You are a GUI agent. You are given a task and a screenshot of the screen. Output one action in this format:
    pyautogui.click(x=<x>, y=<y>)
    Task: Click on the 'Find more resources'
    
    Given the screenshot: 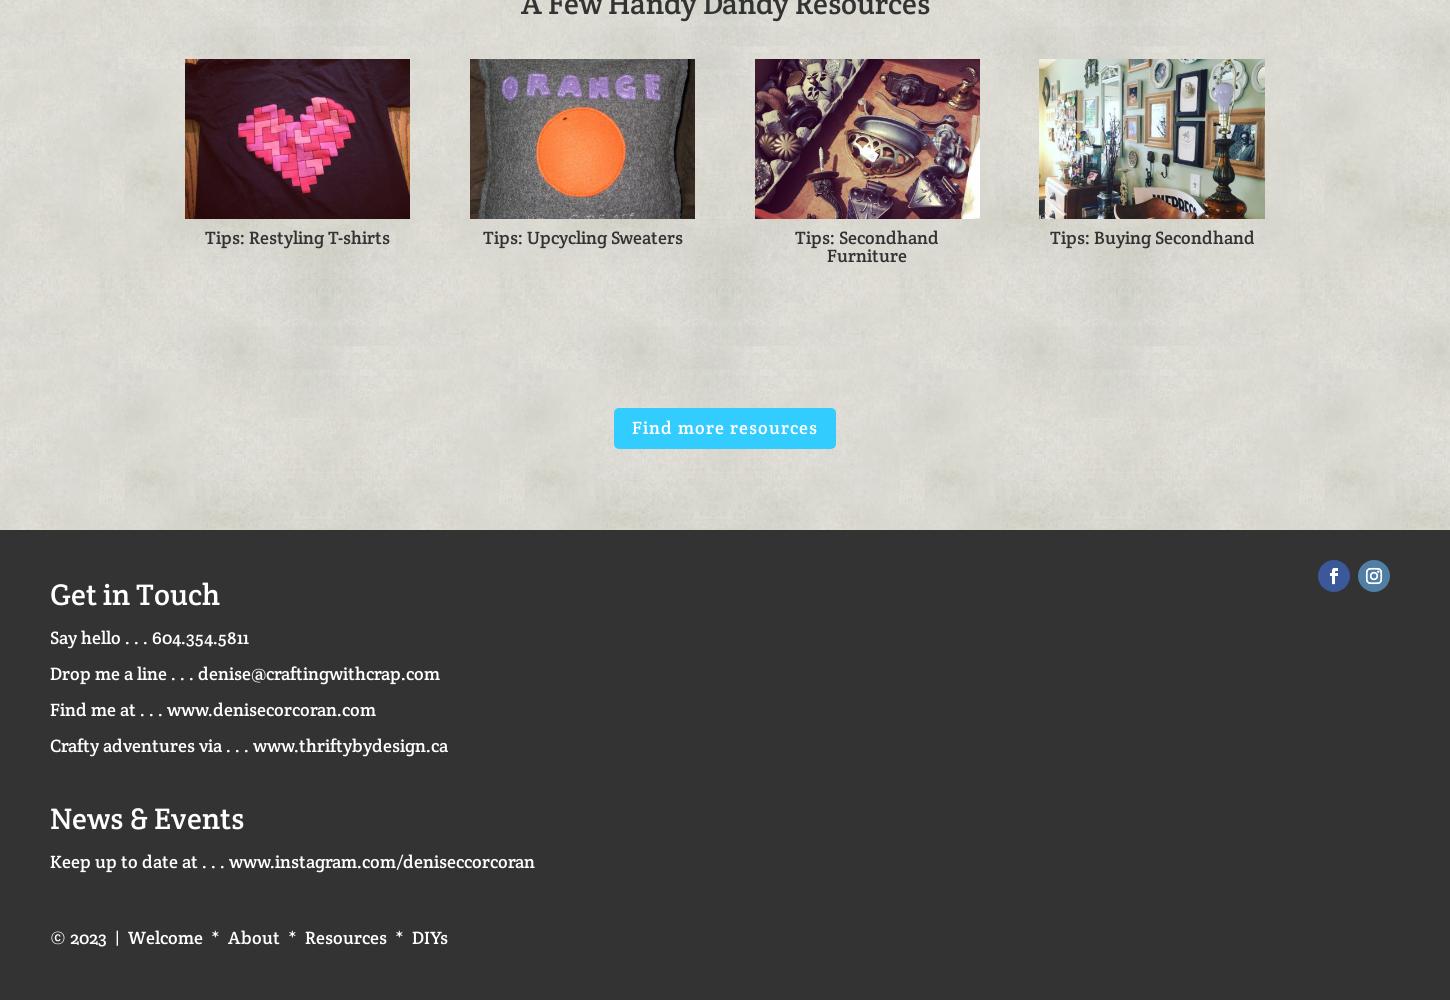 What is the action you would take?
    pyautogui.click(x=722, y=427)
    